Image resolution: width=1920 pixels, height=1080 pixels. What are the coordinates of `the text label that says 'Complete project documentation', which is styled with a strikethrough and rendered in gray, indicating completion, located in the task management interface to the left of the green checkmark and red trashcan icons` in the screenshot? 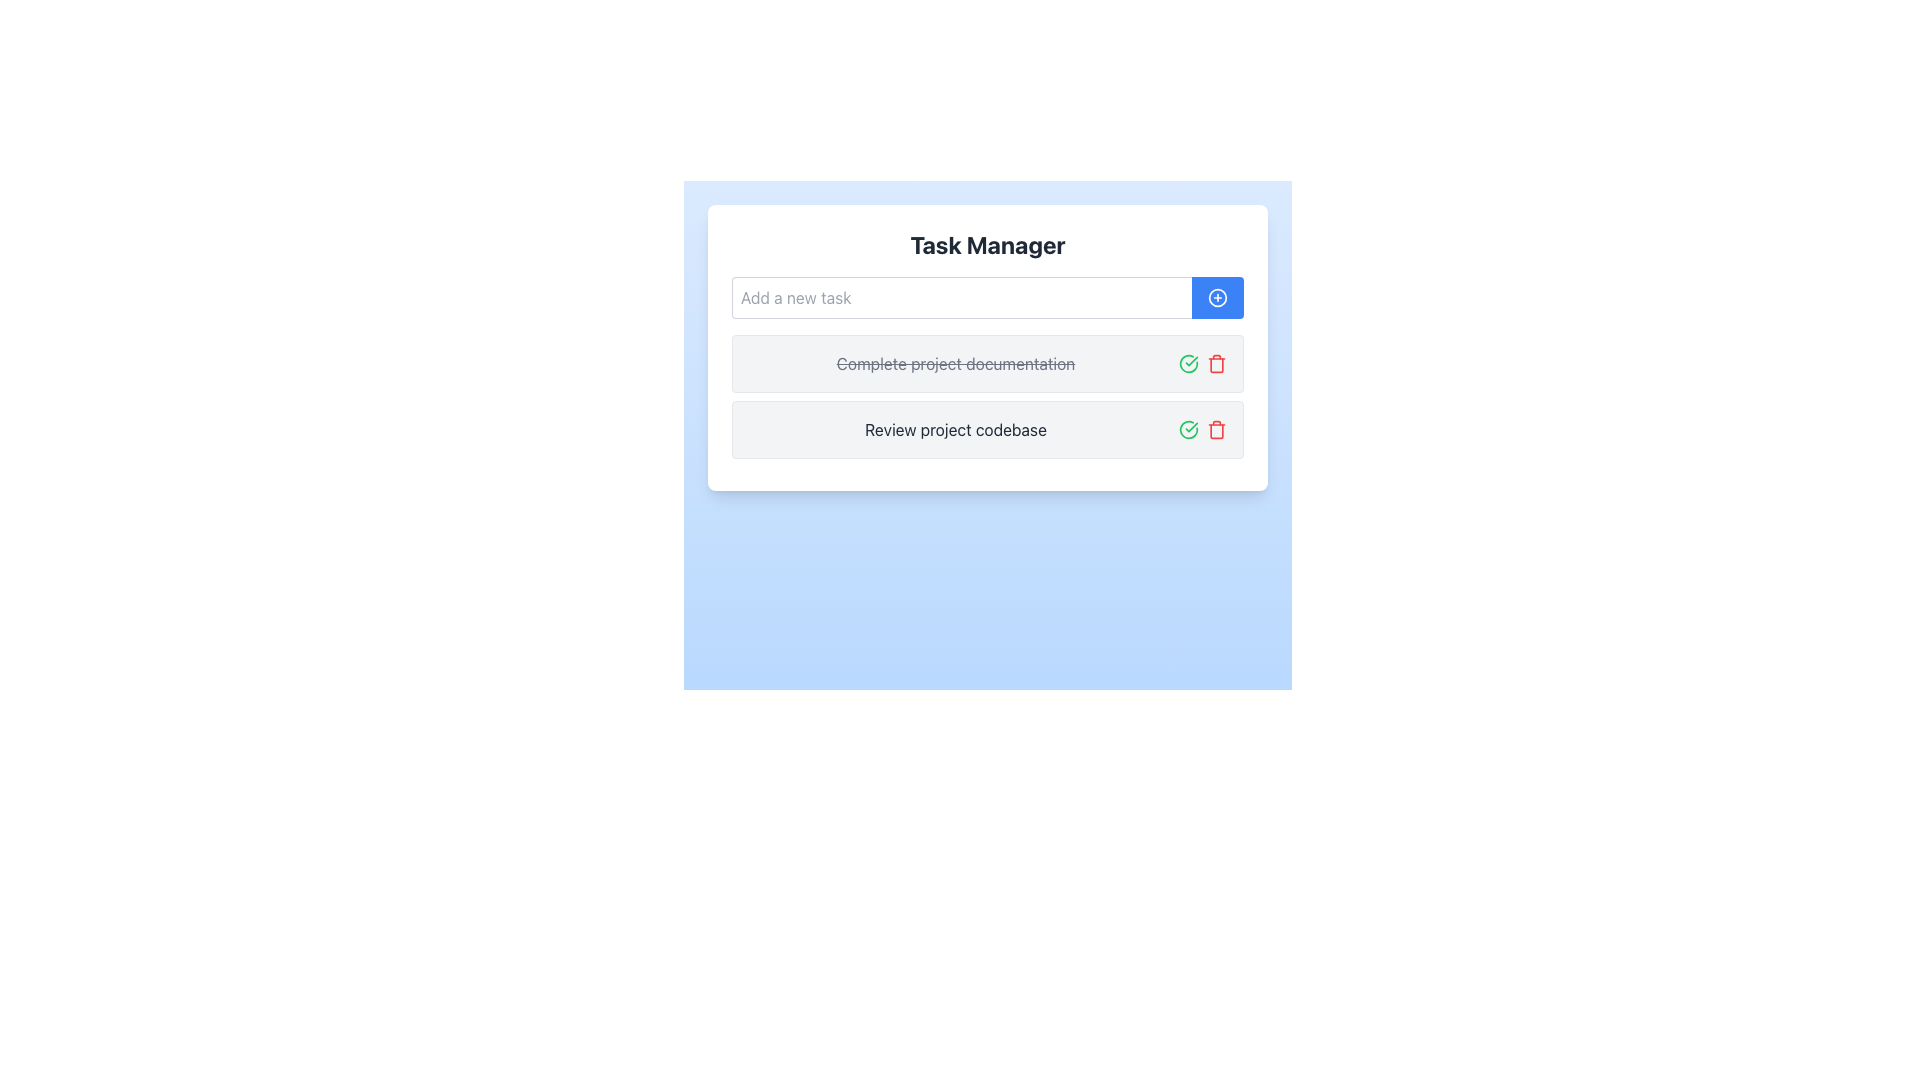 It's located at (954, 363).